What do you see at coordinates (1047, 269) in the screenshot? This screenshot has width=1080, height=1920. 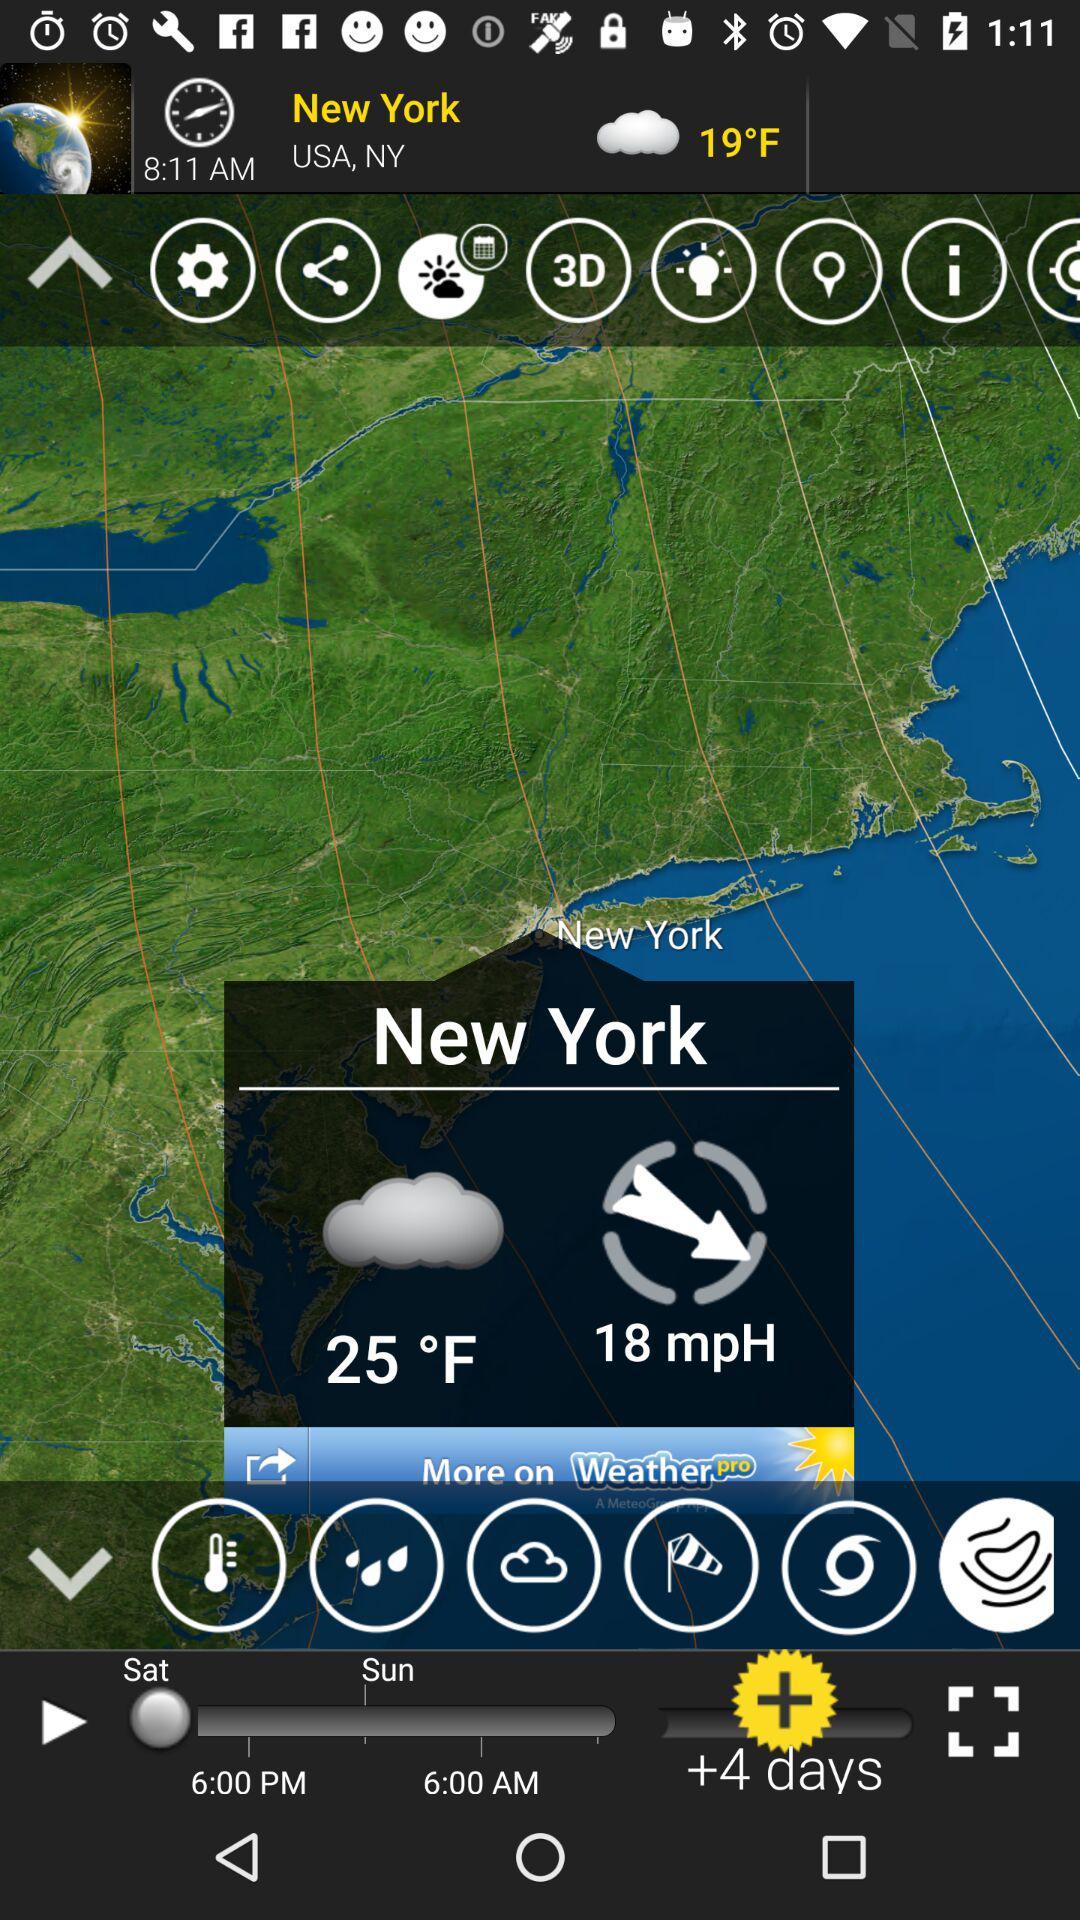 I see `the gps icon` at bounding box center [1047, 269].